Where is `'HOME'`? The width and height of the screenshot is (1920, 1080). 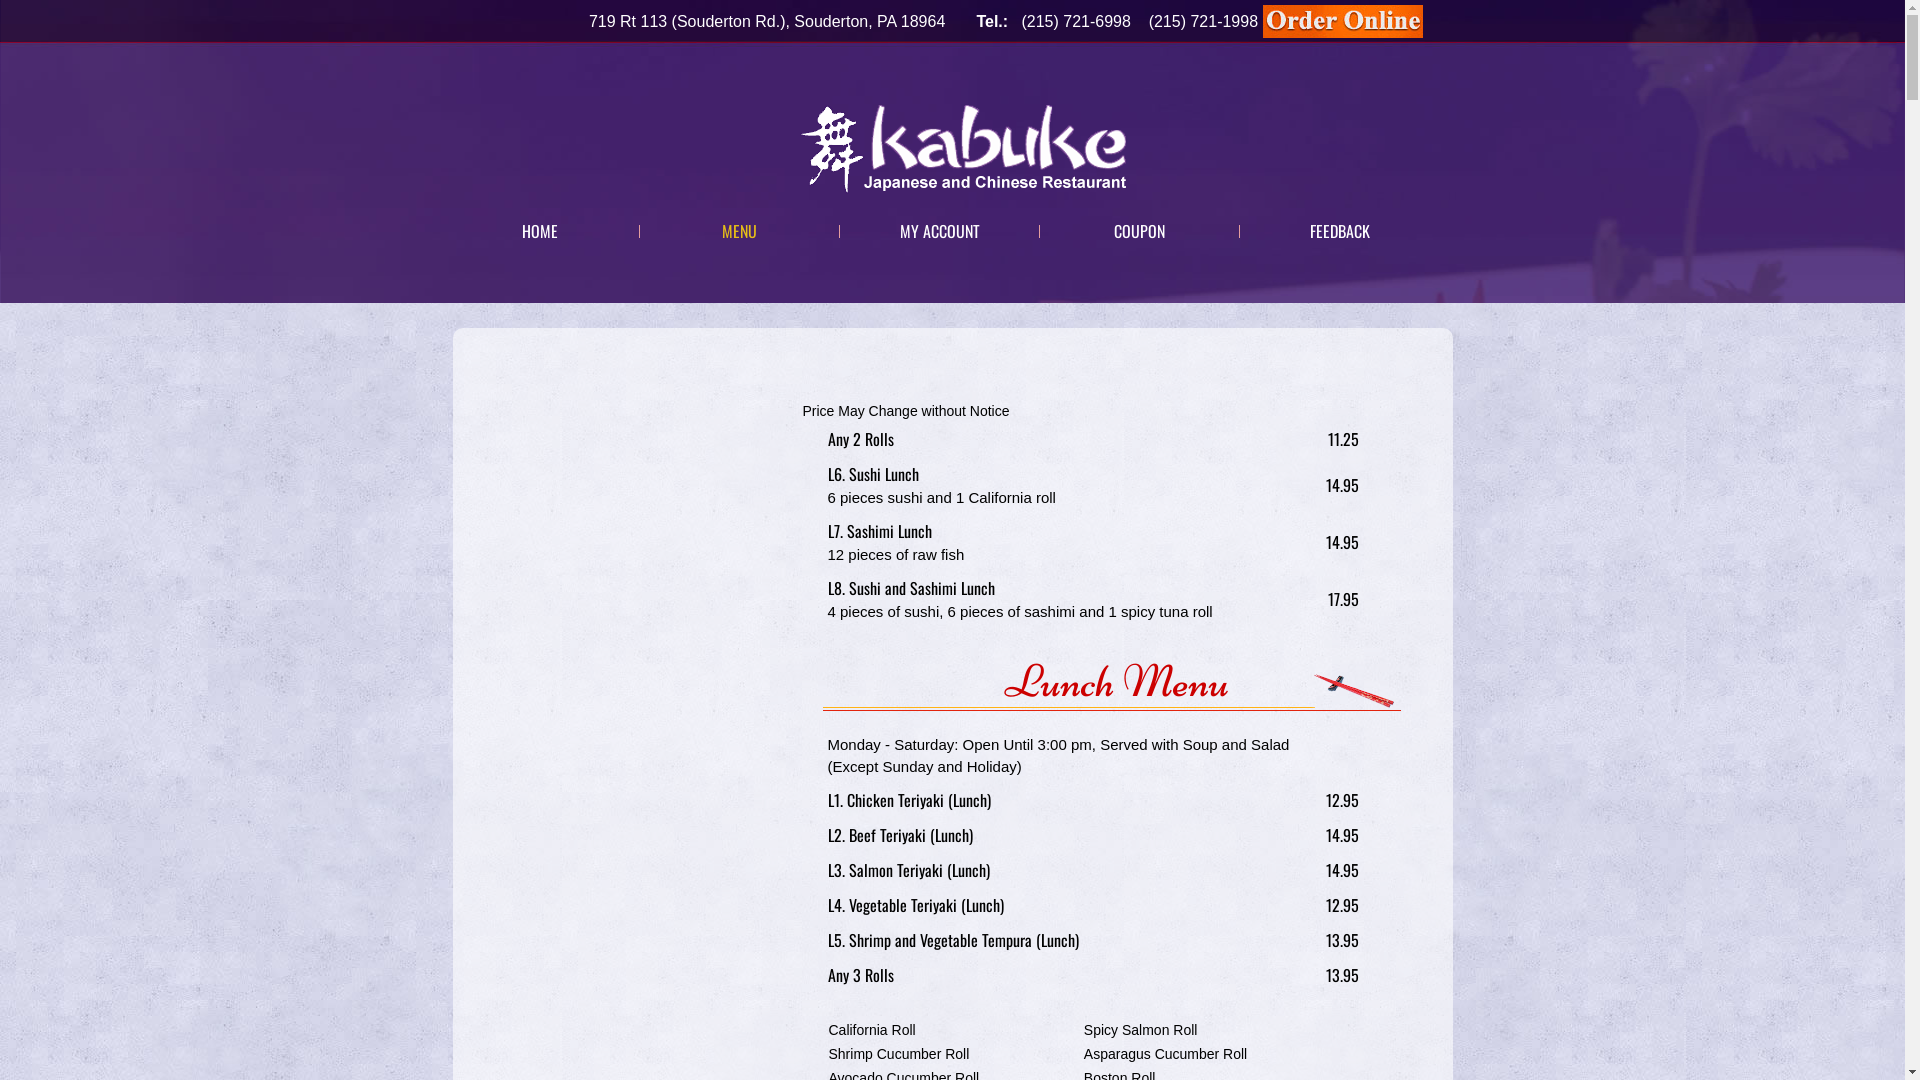 'HOME' is located at coordinates (539, 230).